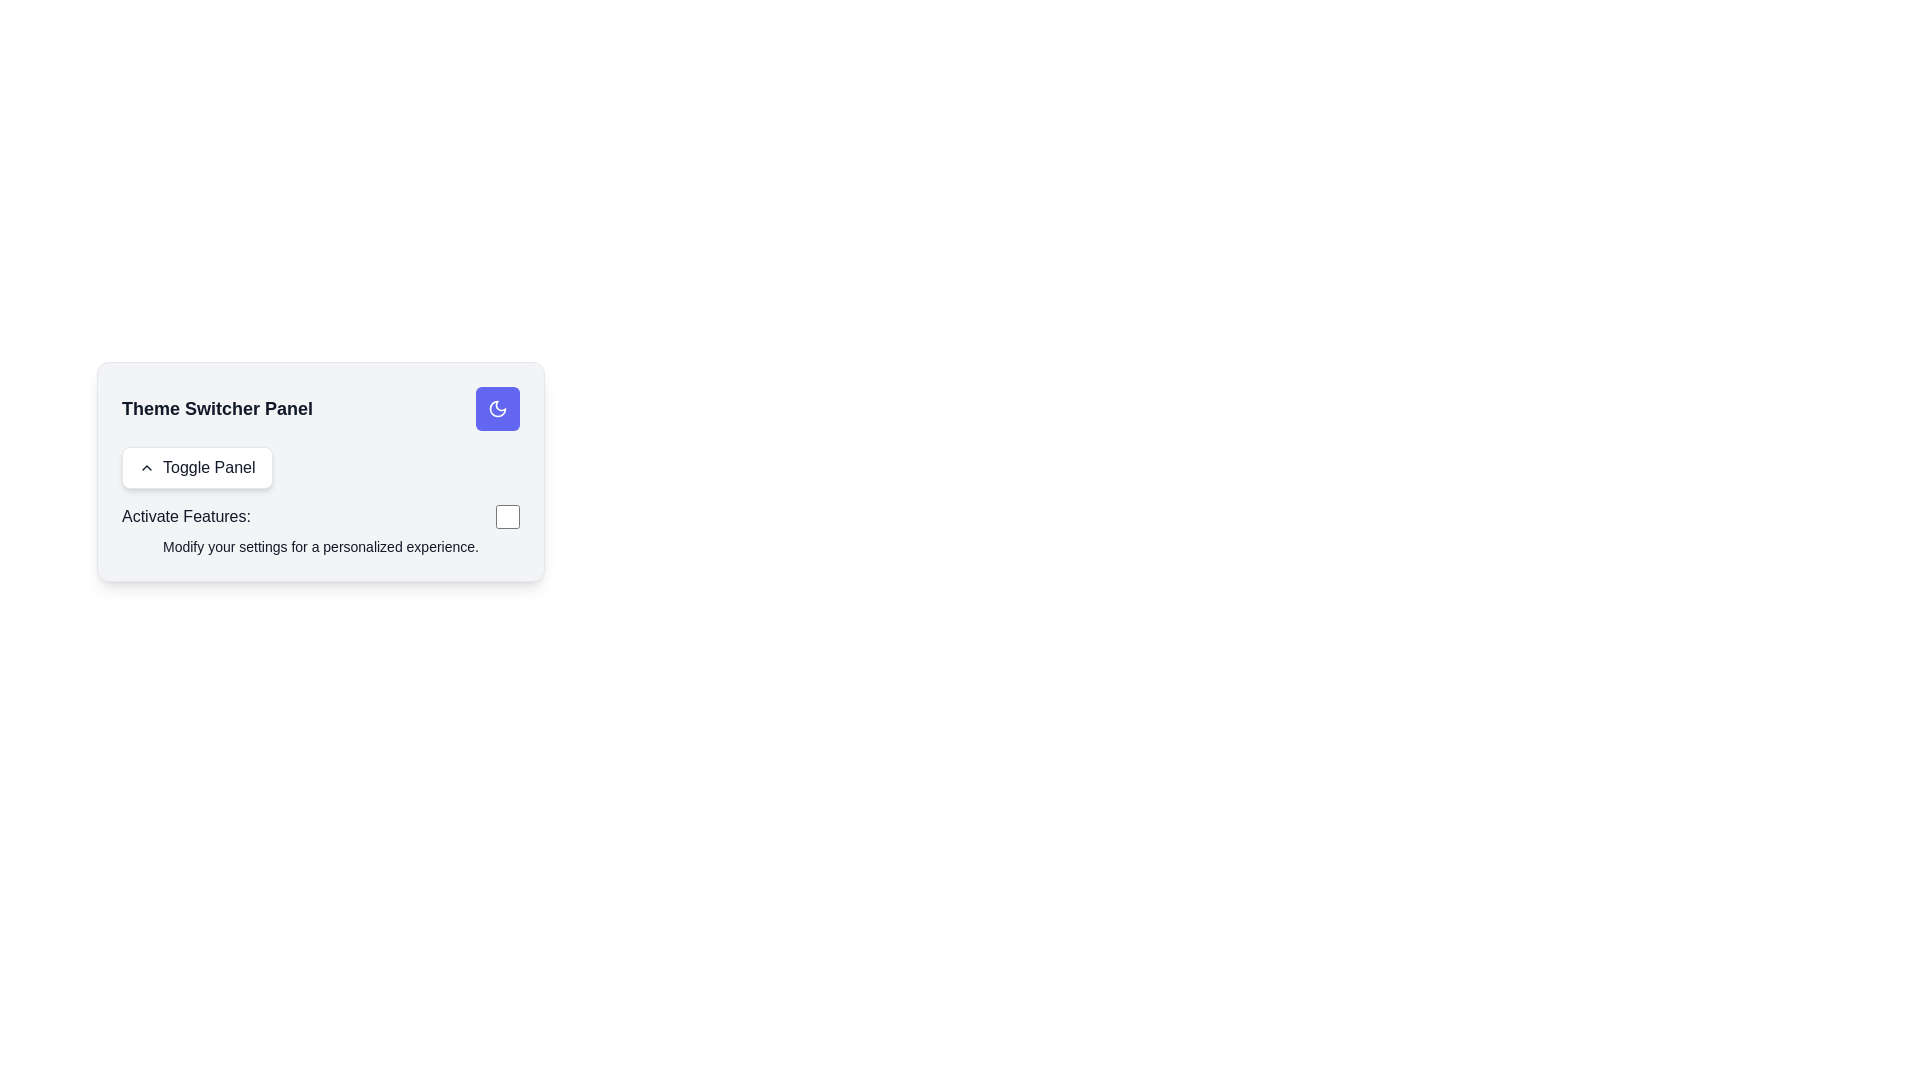  Describe the element at coordinates (146, 467) in the screenshot. I see `the icon that represents the action to collapse or hide a section, located within the button labeled 'Toggle Panel' in the 'Theme Switcher Panel'` at that location.